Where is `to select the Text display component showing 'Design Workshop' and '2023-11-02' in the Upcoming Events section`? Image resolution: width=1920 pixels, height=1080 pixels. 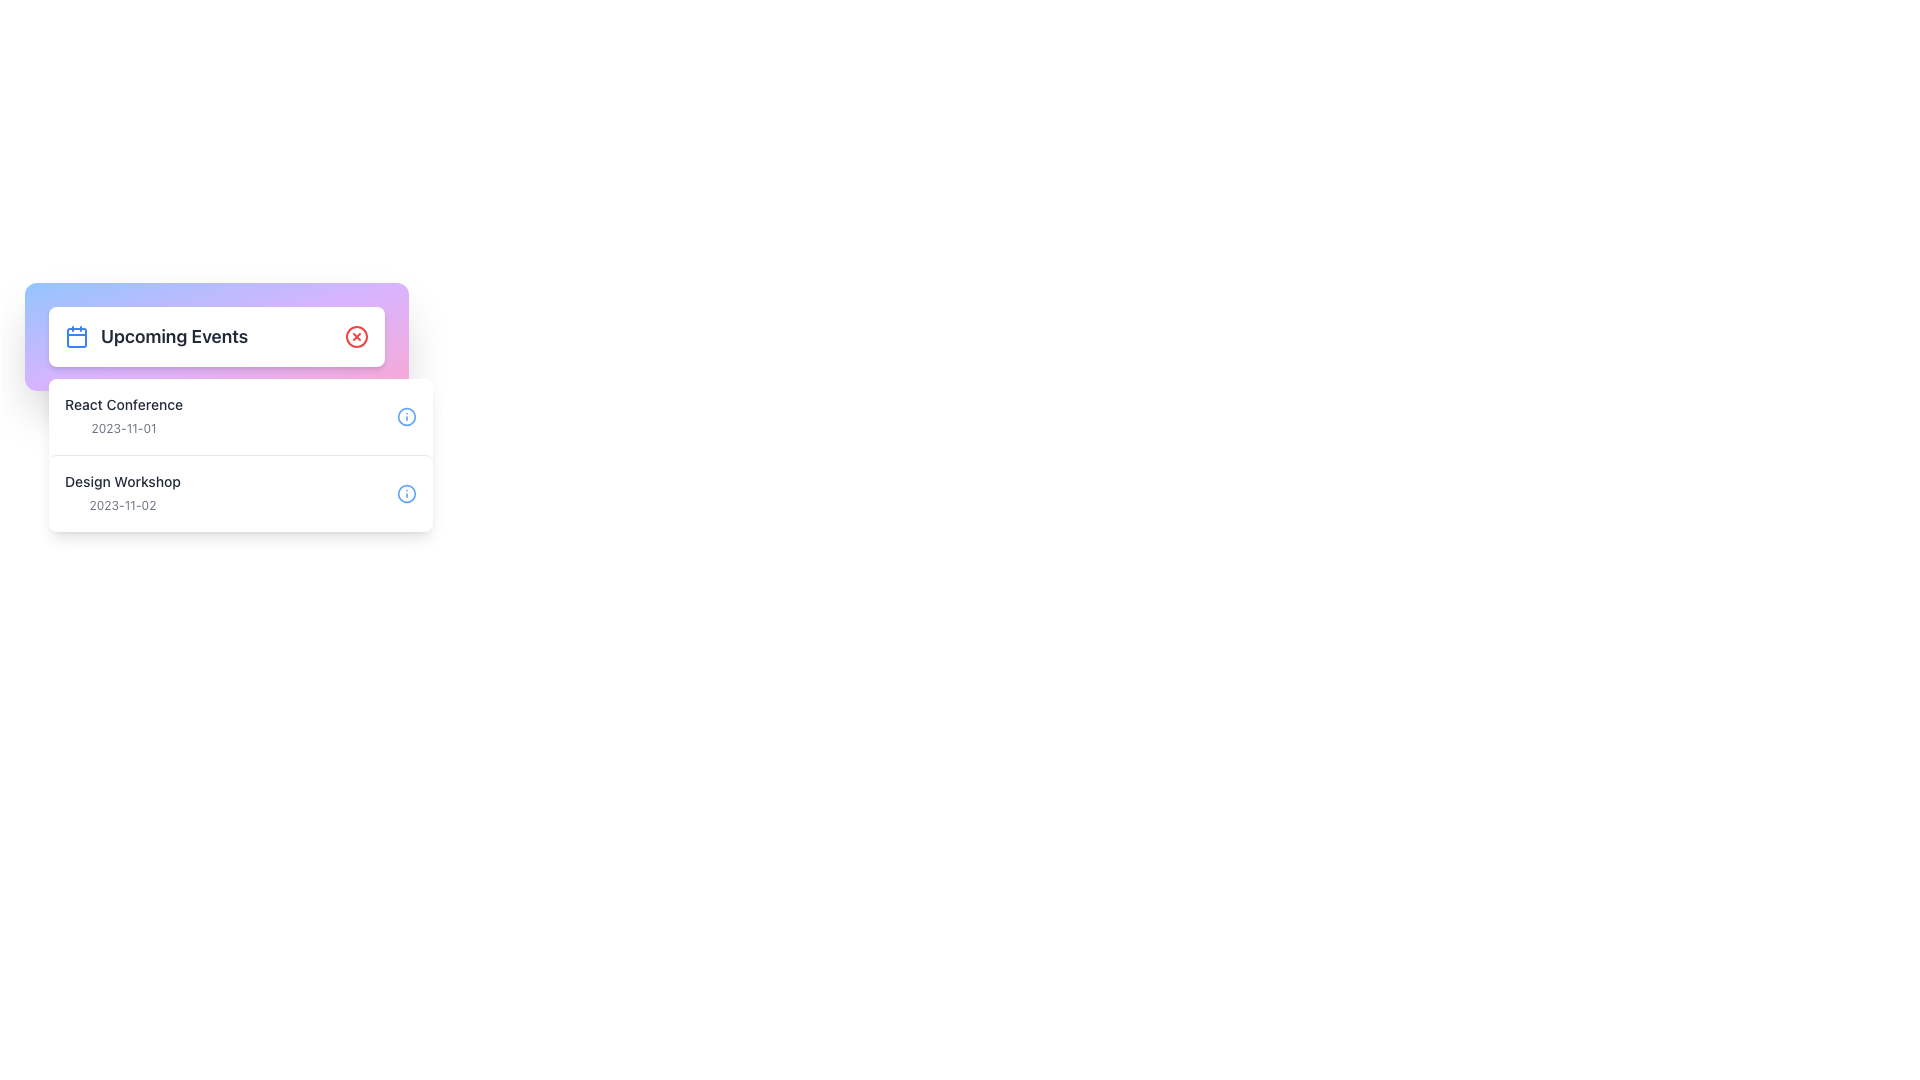 to select the Text display component showing 'Design Workshop' and '2023-11-02' in the Upcoming Events section is located at coordinates (121, 493).